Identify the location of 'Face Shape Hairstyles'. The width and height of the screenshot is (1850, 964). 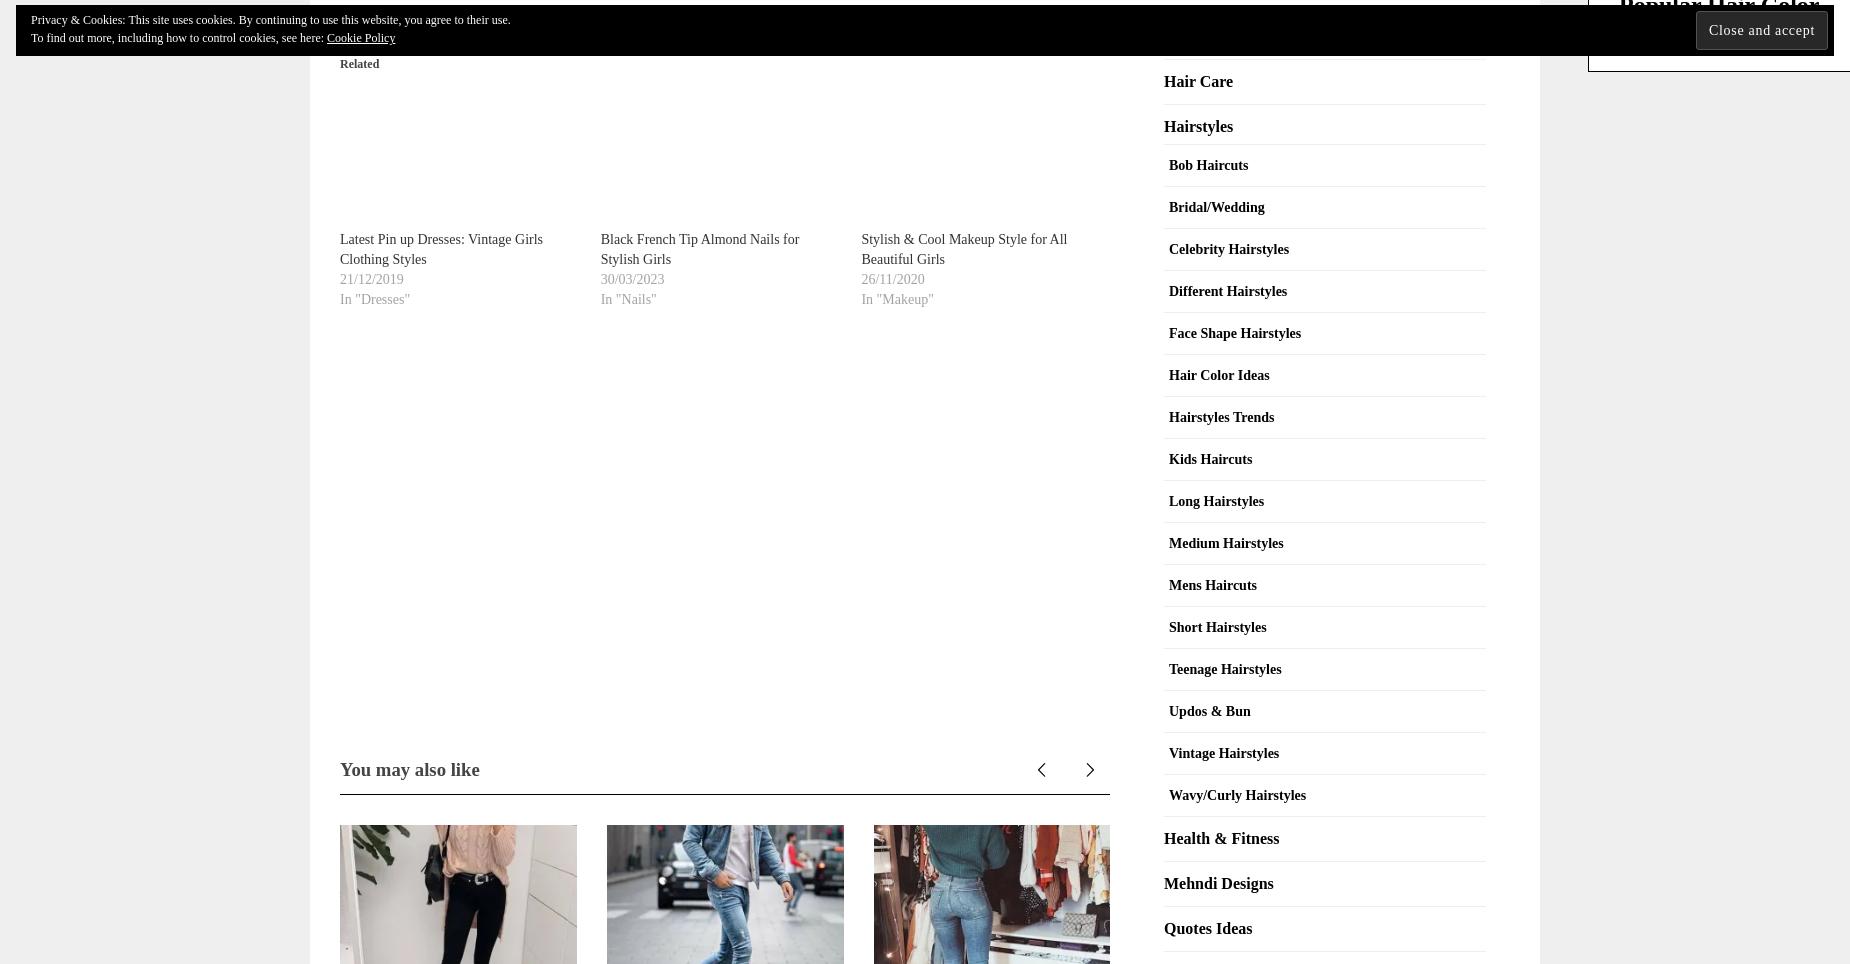
(1168, 331).